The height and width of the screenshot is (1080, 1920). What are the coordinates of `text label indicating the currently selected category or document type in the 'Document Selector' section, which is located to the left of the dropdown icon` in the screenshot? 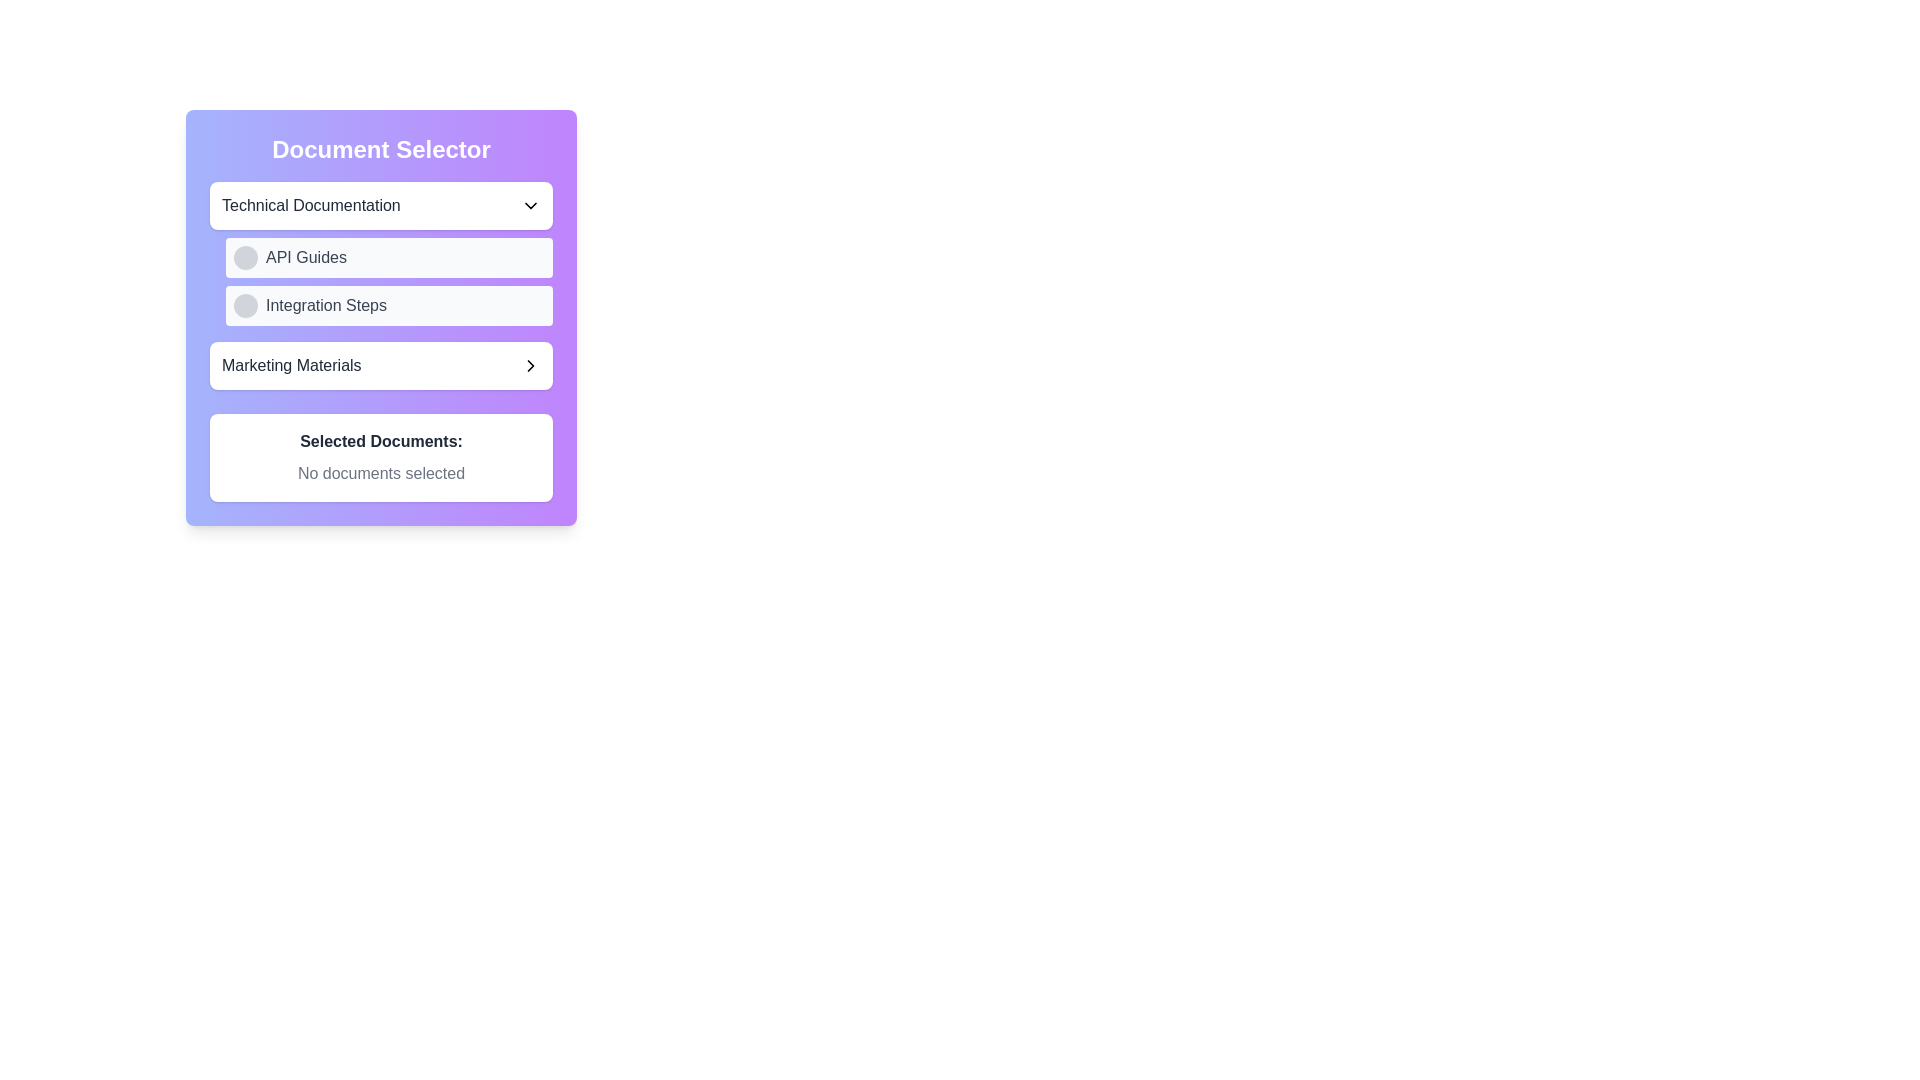 It's located at (310, 205).